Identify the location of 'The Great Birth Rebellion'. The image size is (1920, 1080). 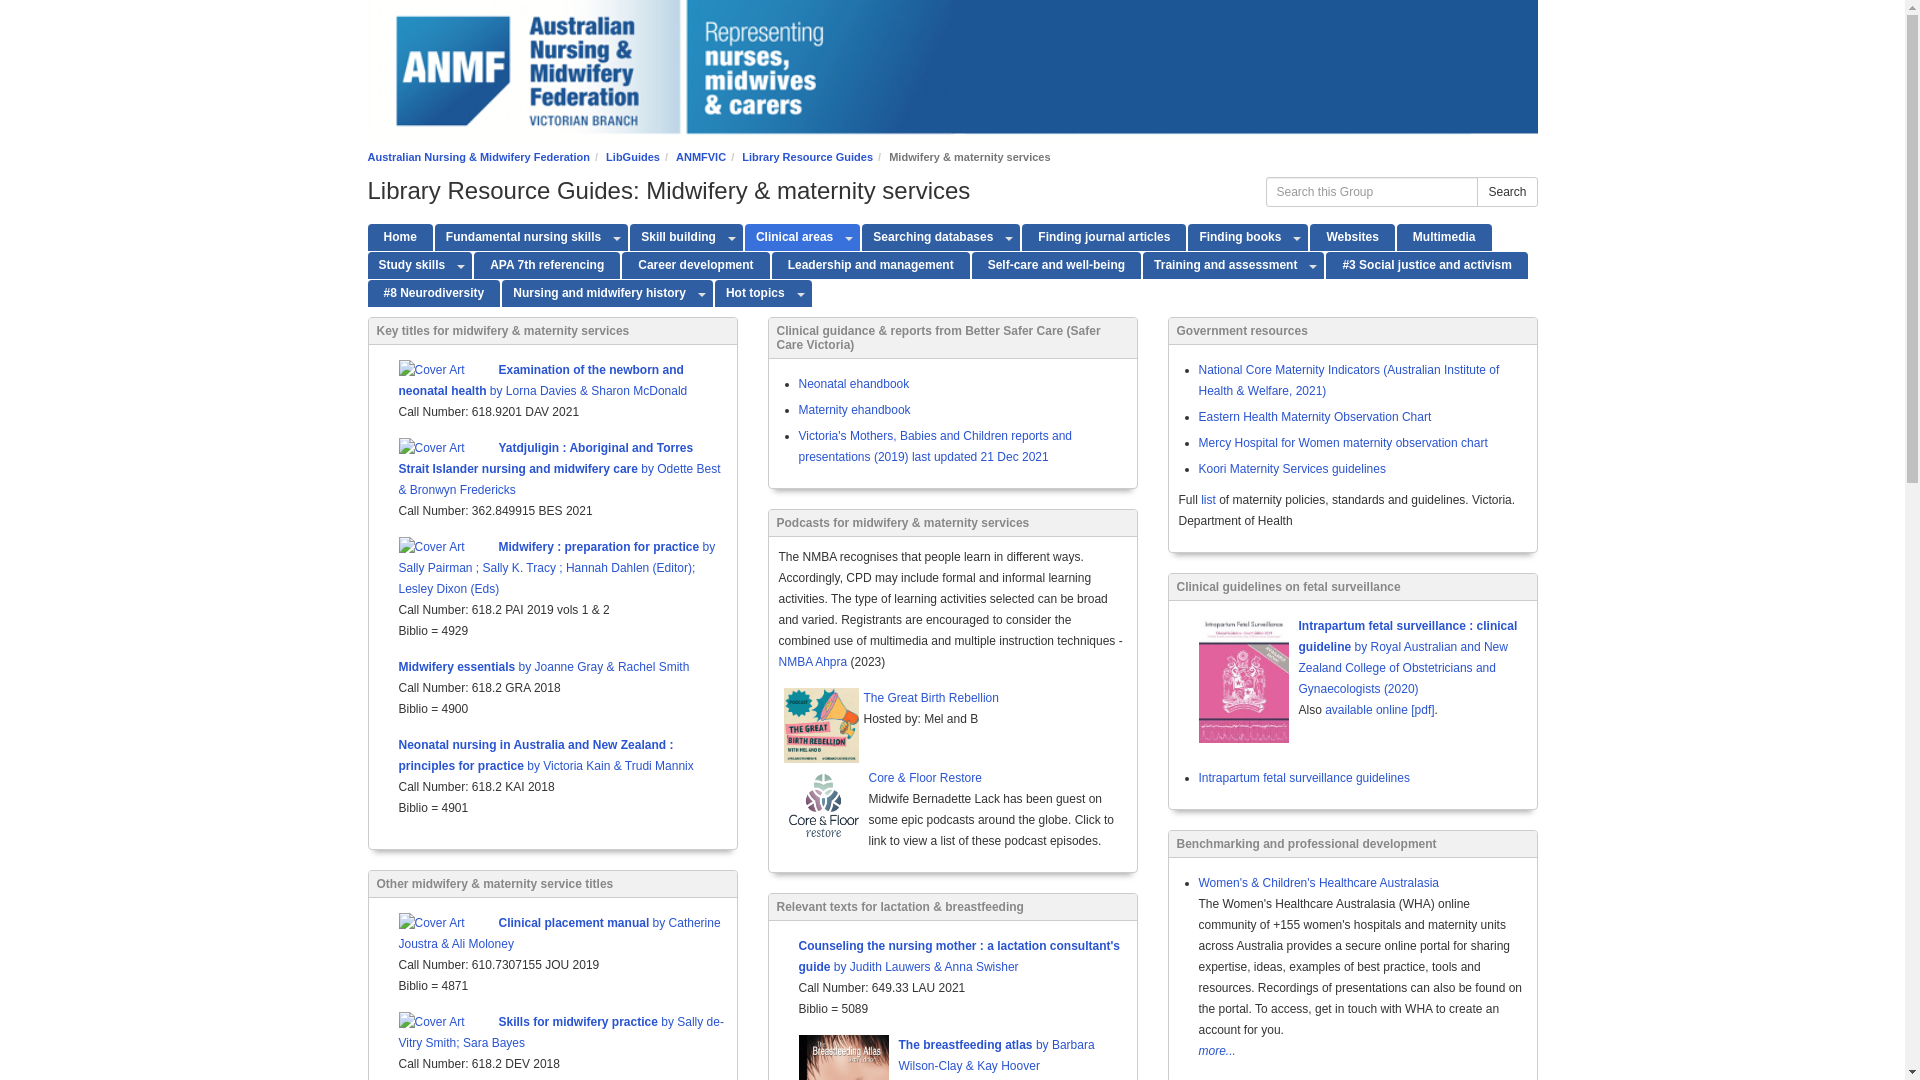
(864, 698).